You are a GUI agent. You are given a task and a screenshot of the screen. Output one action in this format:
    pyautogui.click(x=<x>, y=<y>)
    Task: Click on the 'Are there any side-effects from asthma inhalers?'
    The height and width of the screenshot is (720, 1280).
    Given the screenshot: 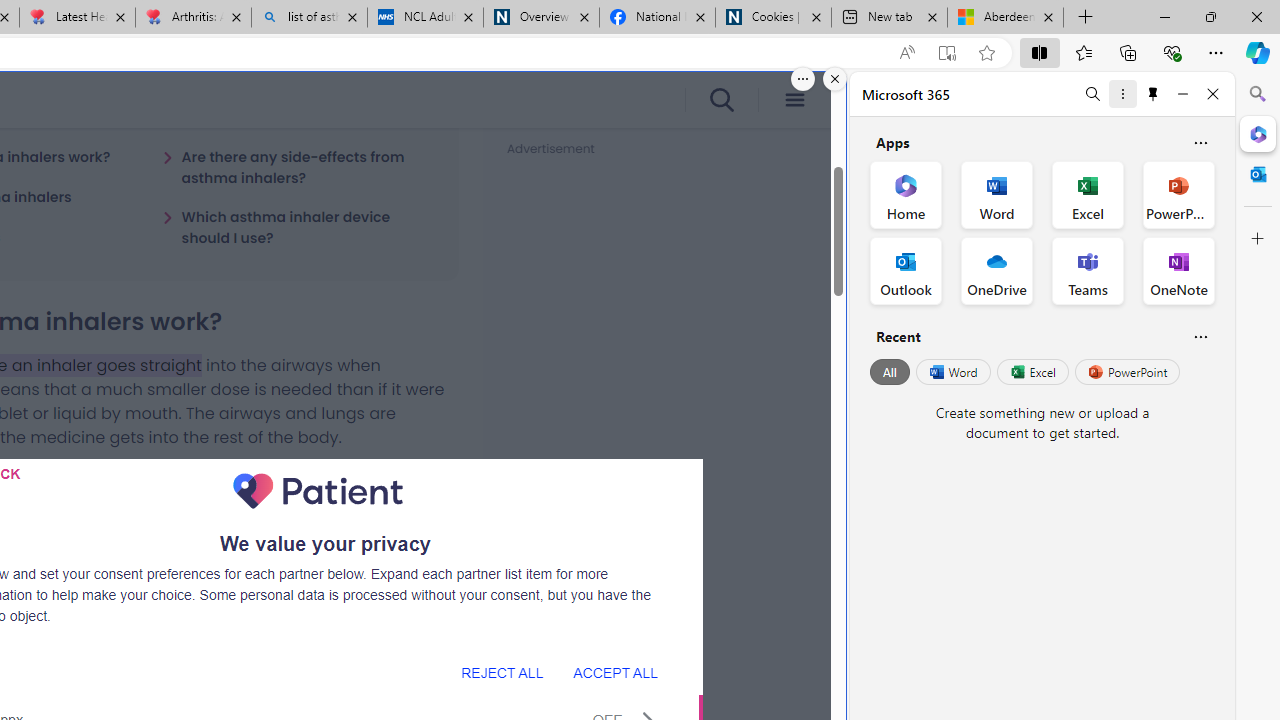 What is the action you would take?
    pyautogui.click(x=297, y=166)
    